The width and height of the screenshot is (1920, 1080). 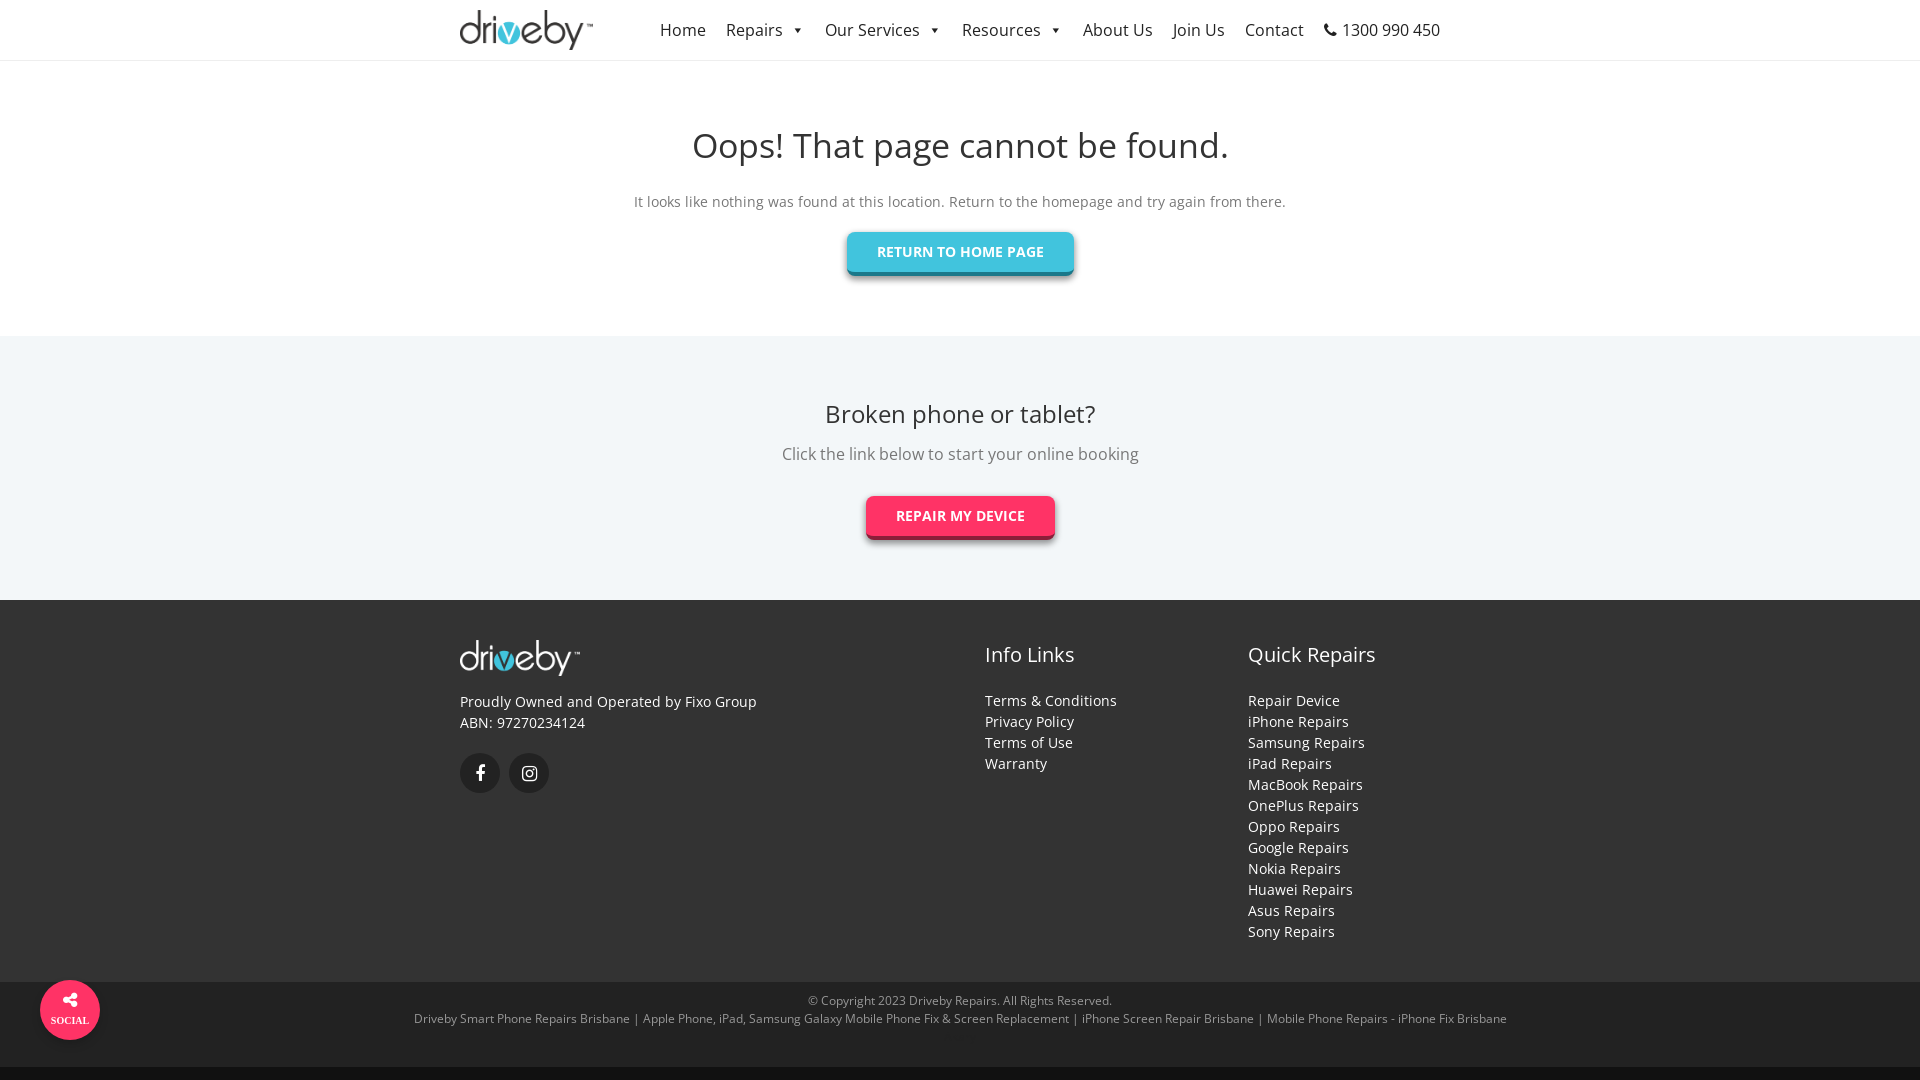 What do you see at coordinates (1305, 783) in the screenshot?
I see `'MacBook Repairs'` at bounding box center [1305, 783].